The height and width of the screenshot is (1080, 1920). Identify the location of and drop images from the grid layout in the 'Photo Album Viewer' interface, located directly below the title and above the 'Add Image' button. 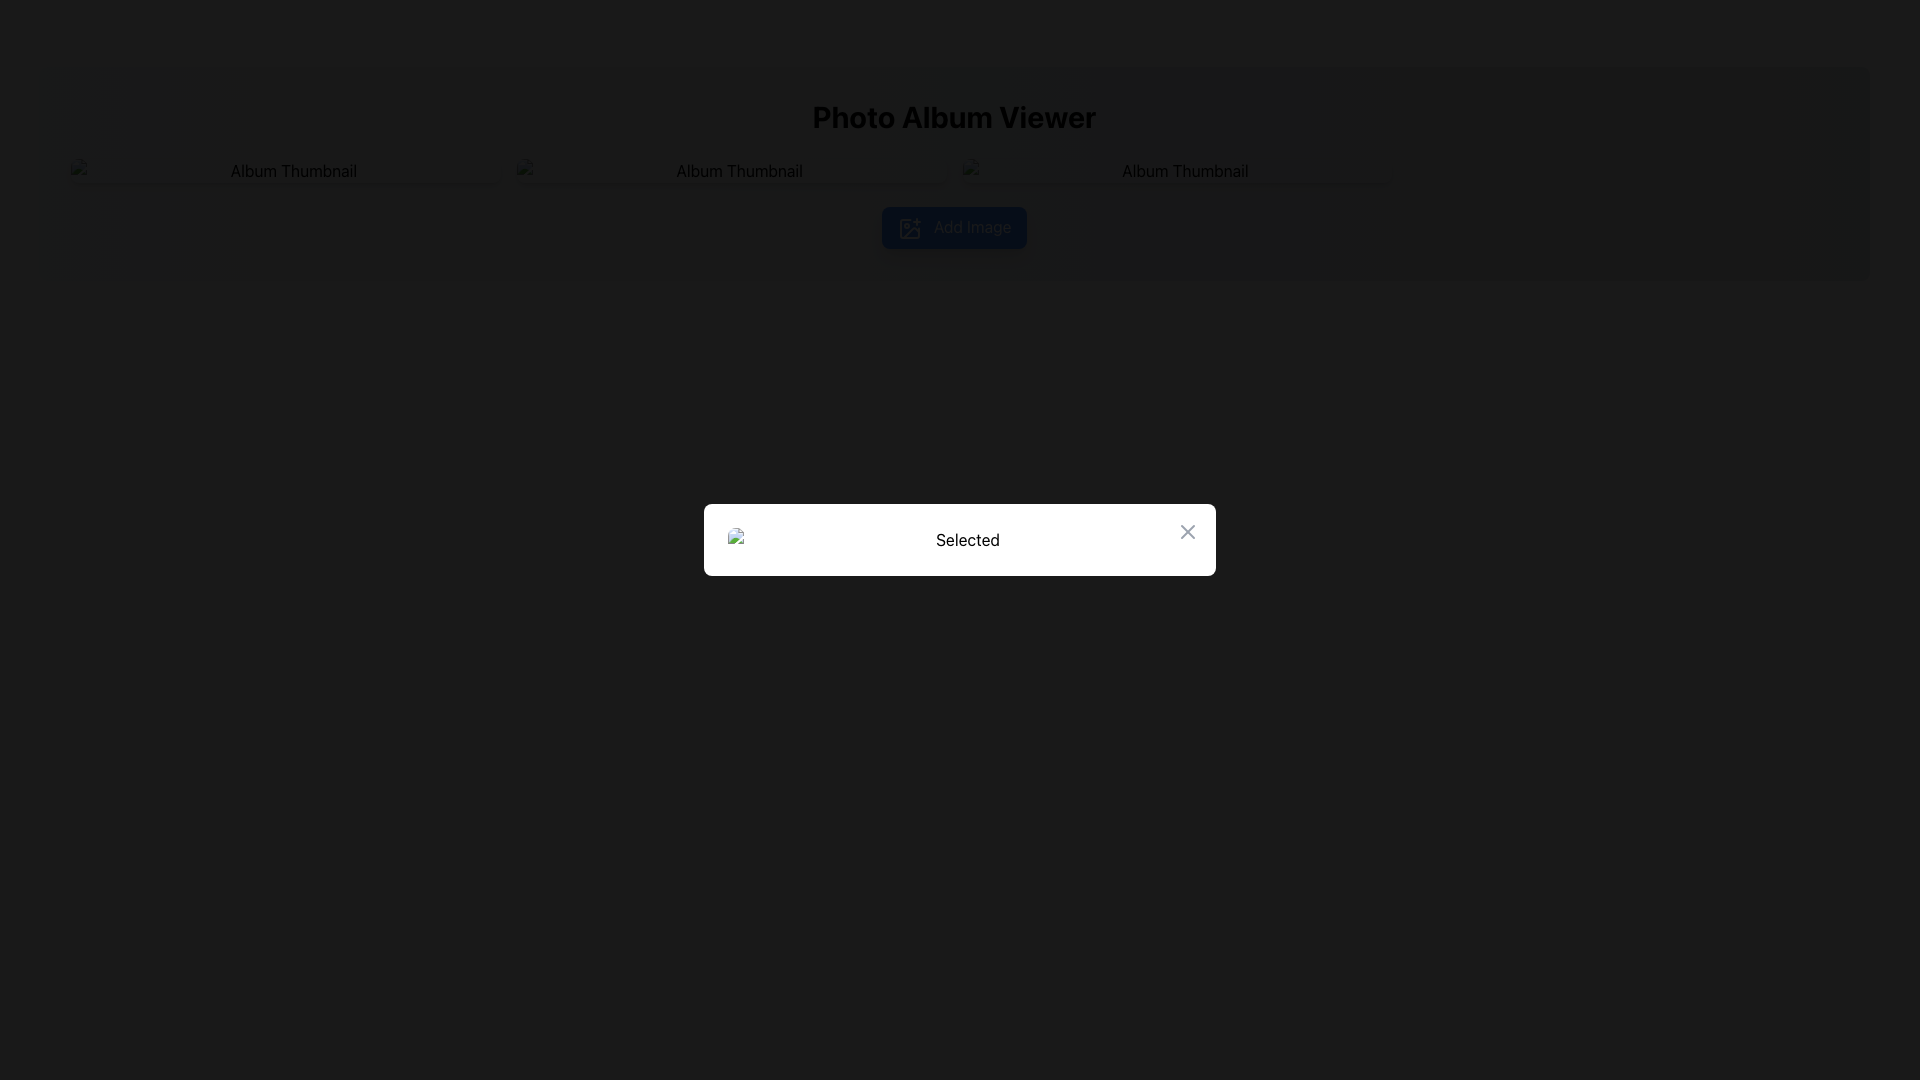
(953, 169).